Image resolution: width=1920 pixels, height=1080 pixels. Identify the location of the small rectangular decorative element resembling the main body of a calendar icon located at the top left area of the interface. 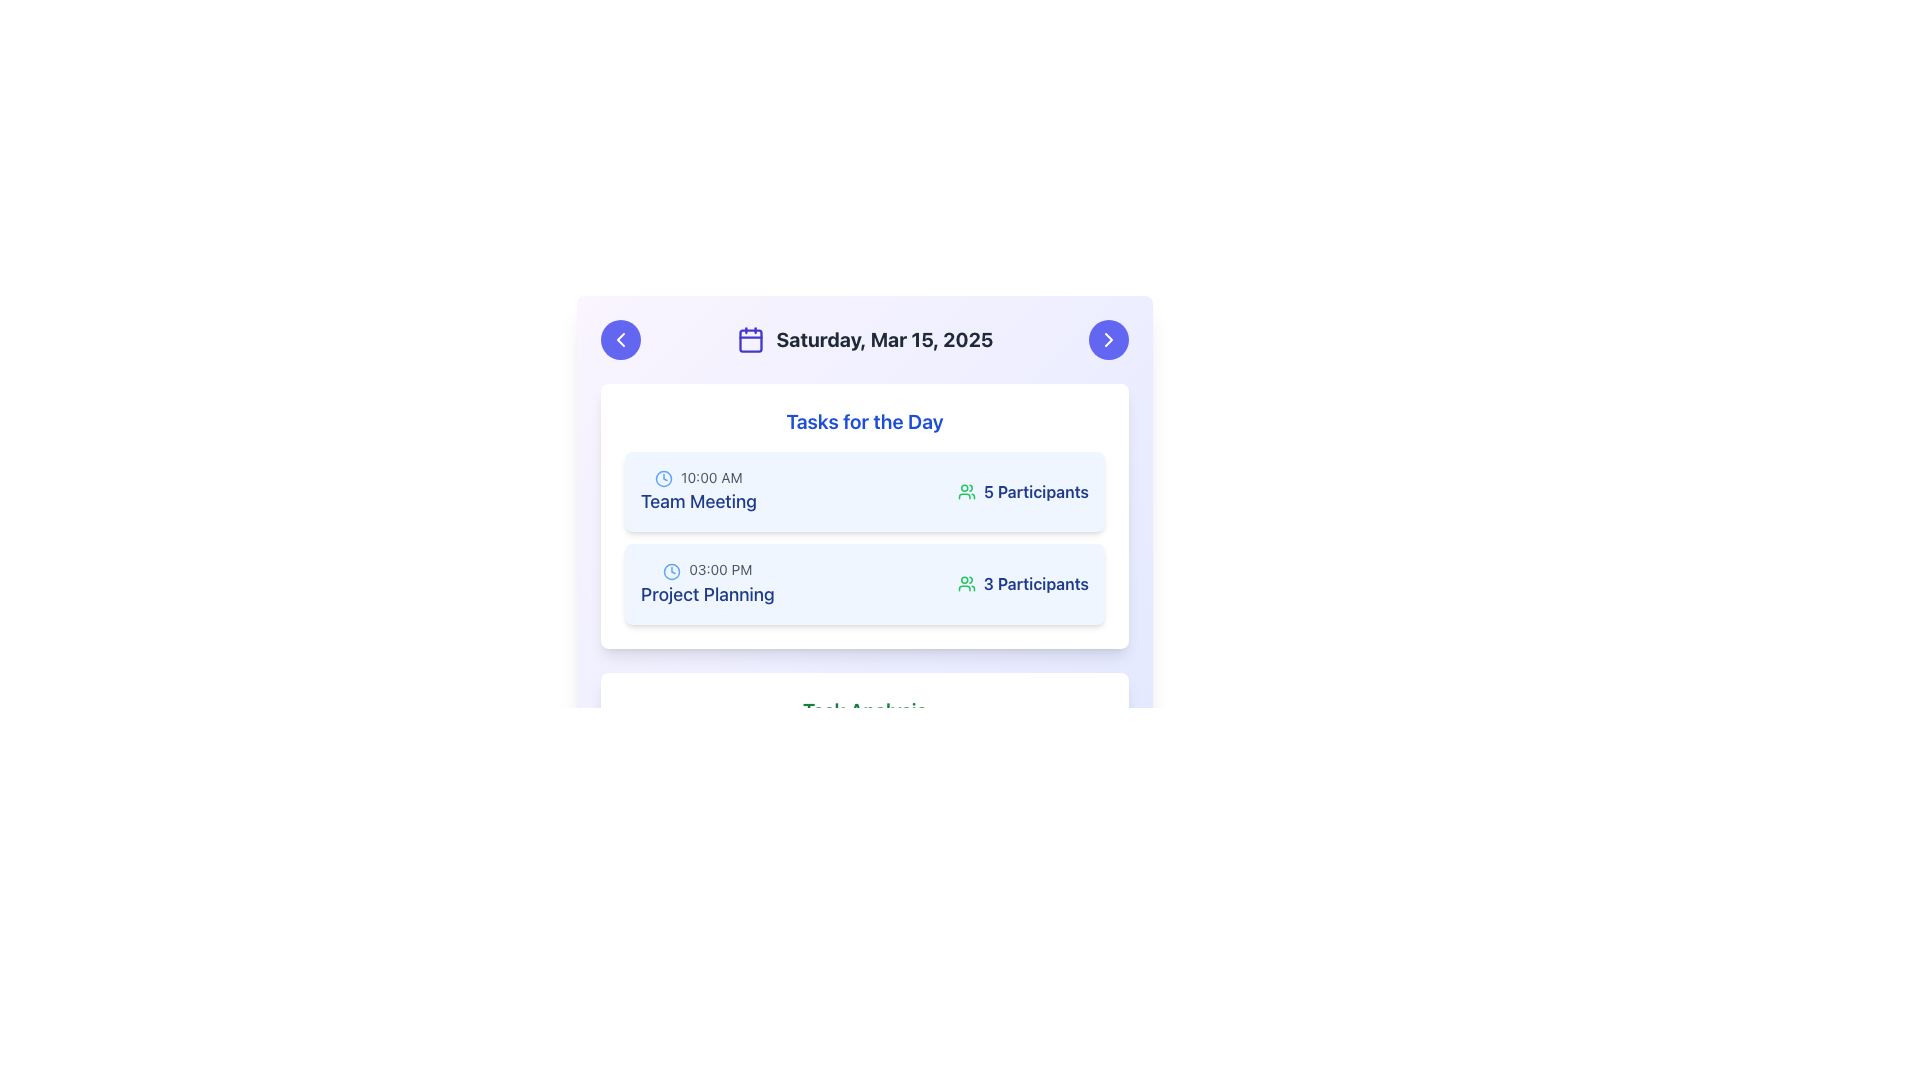
(749, 340).